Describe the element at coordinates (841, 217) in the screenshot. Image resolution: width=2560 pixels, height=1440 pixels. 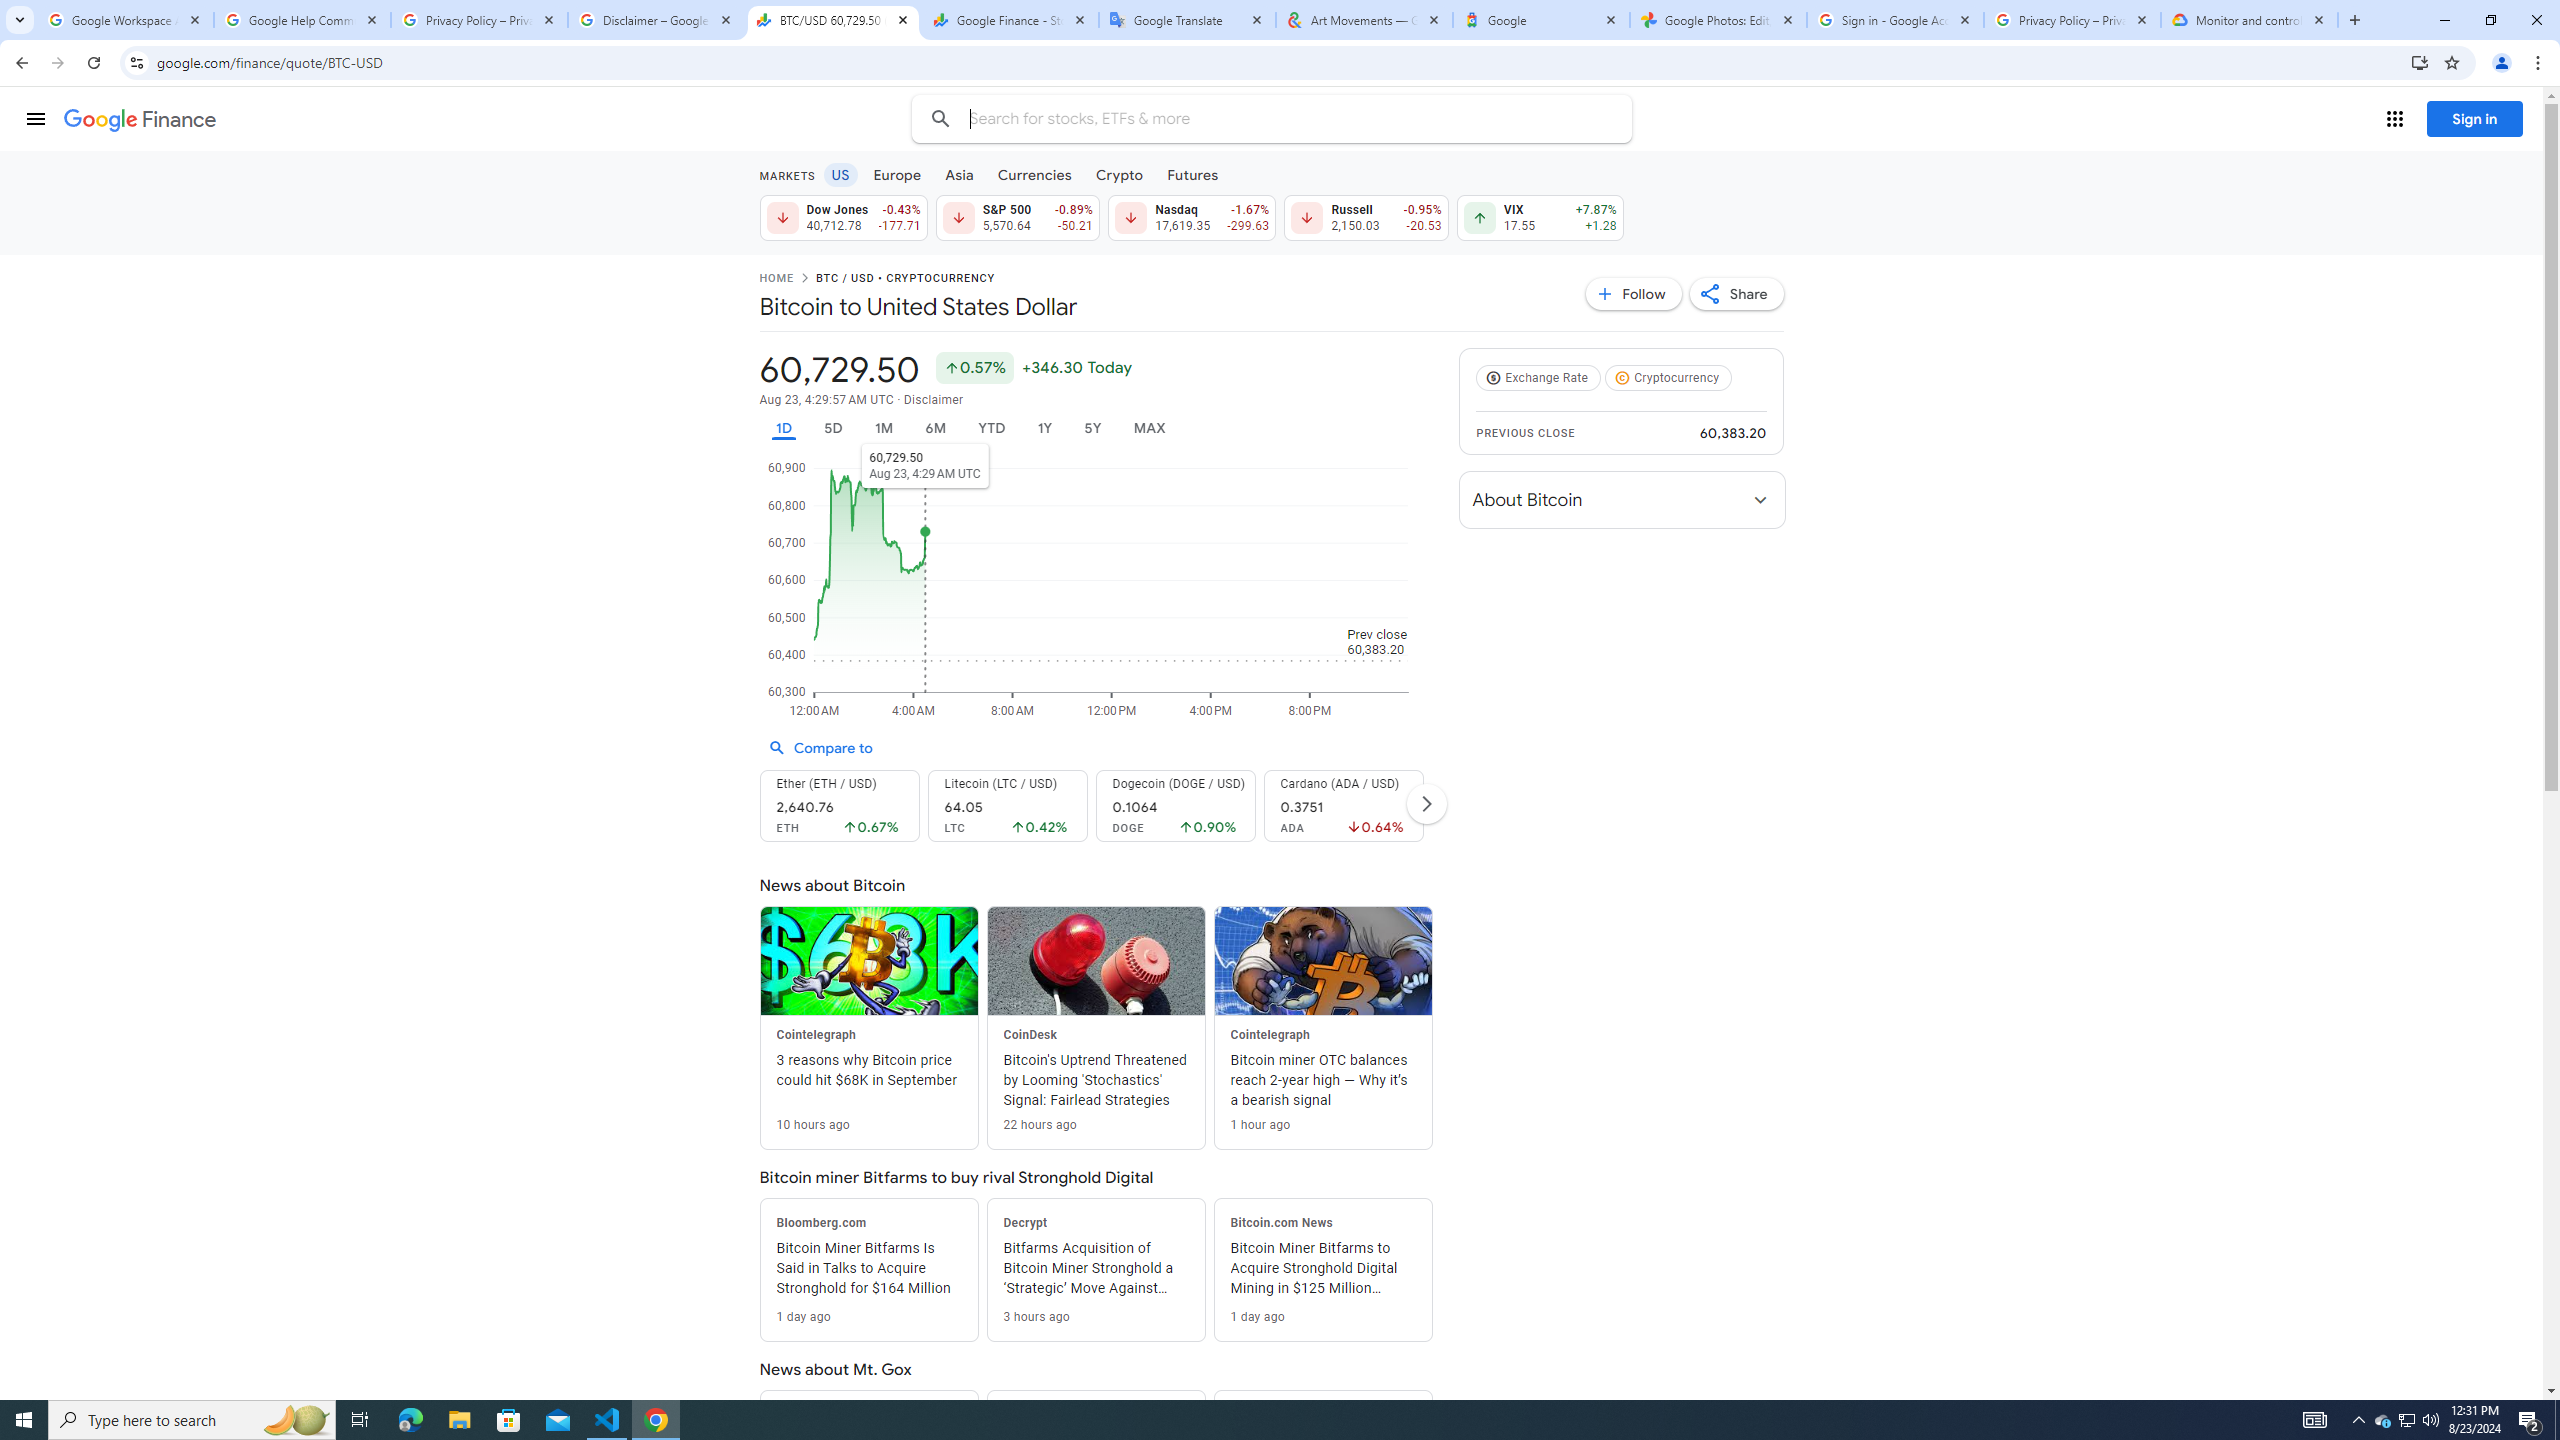
I see `'Dow Jones 40,712.78 Down by 0.43% -177.71'` at that location.